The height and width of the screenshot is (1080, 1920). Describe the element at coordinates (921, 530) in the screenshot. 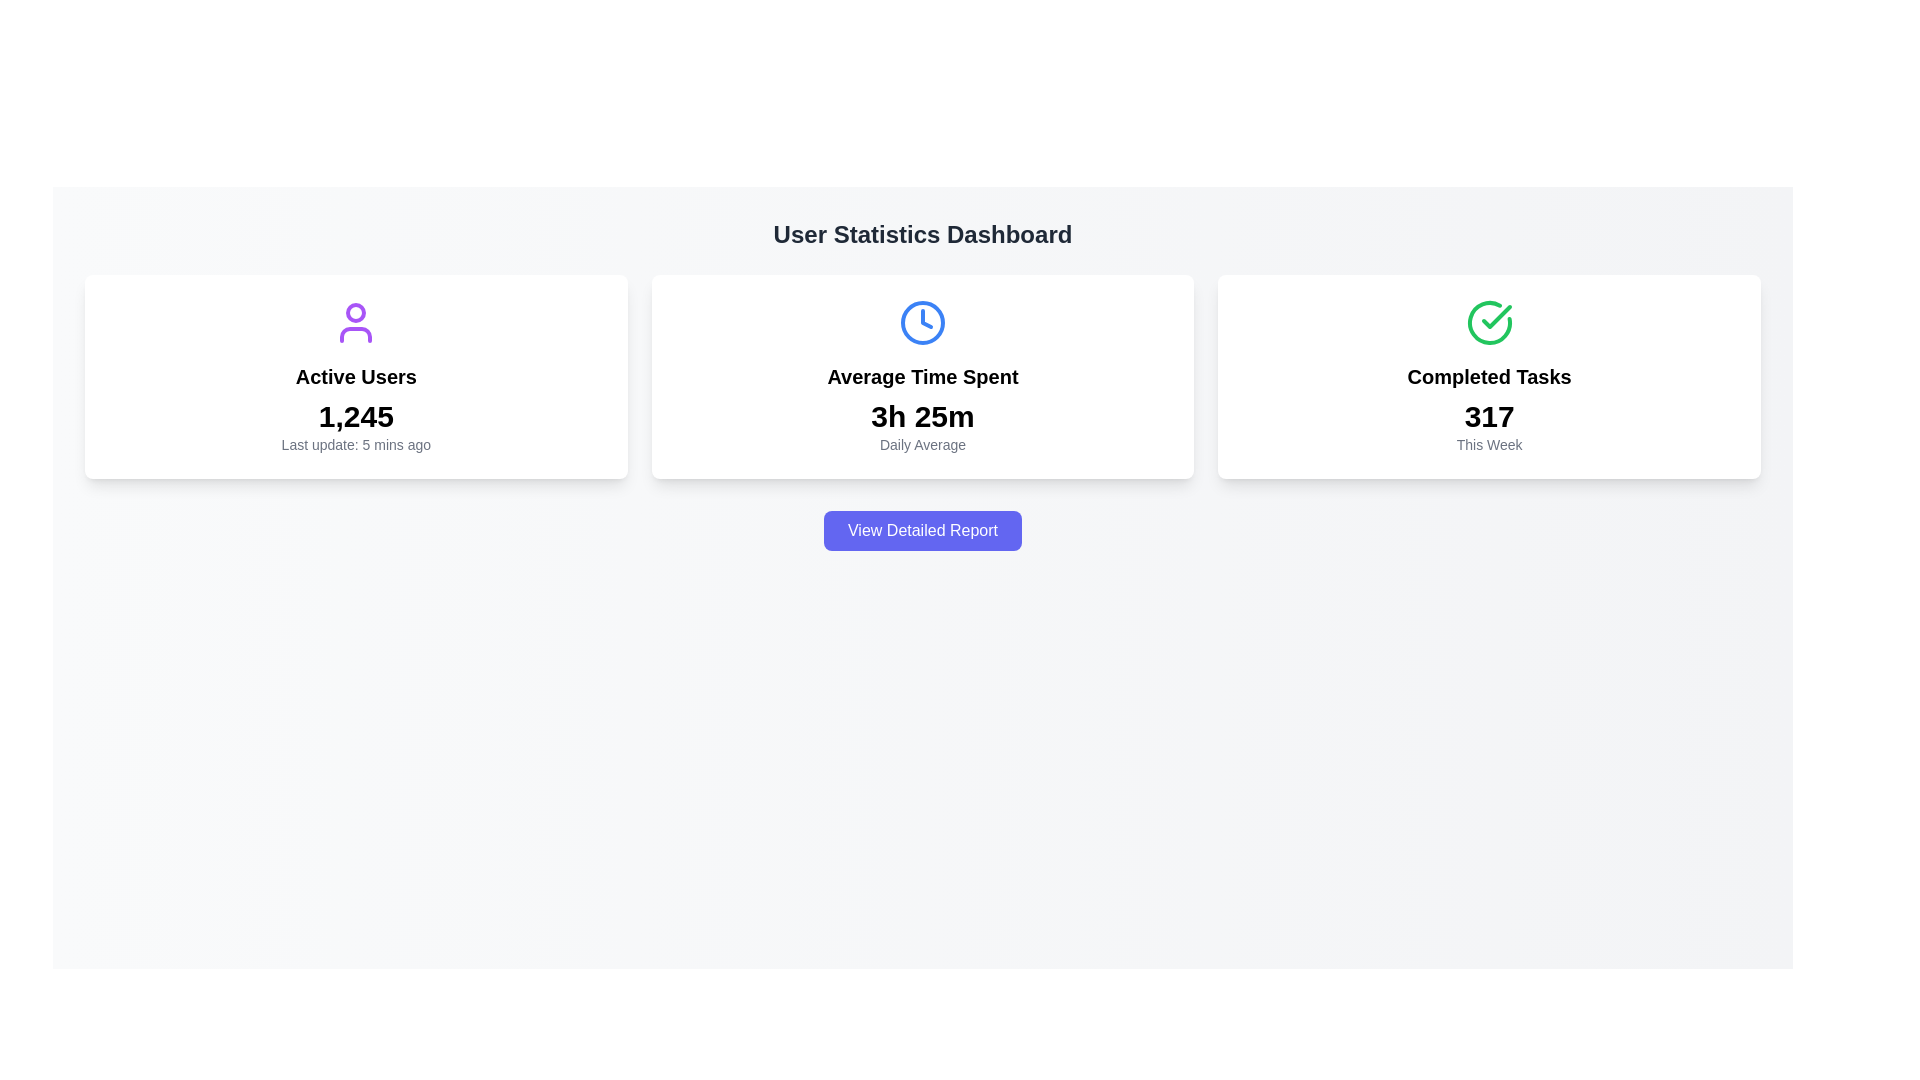

I see `the button with a purple background and white text that reads 'View Detailed Report', located centrally below the dashboard statistics` at that location.